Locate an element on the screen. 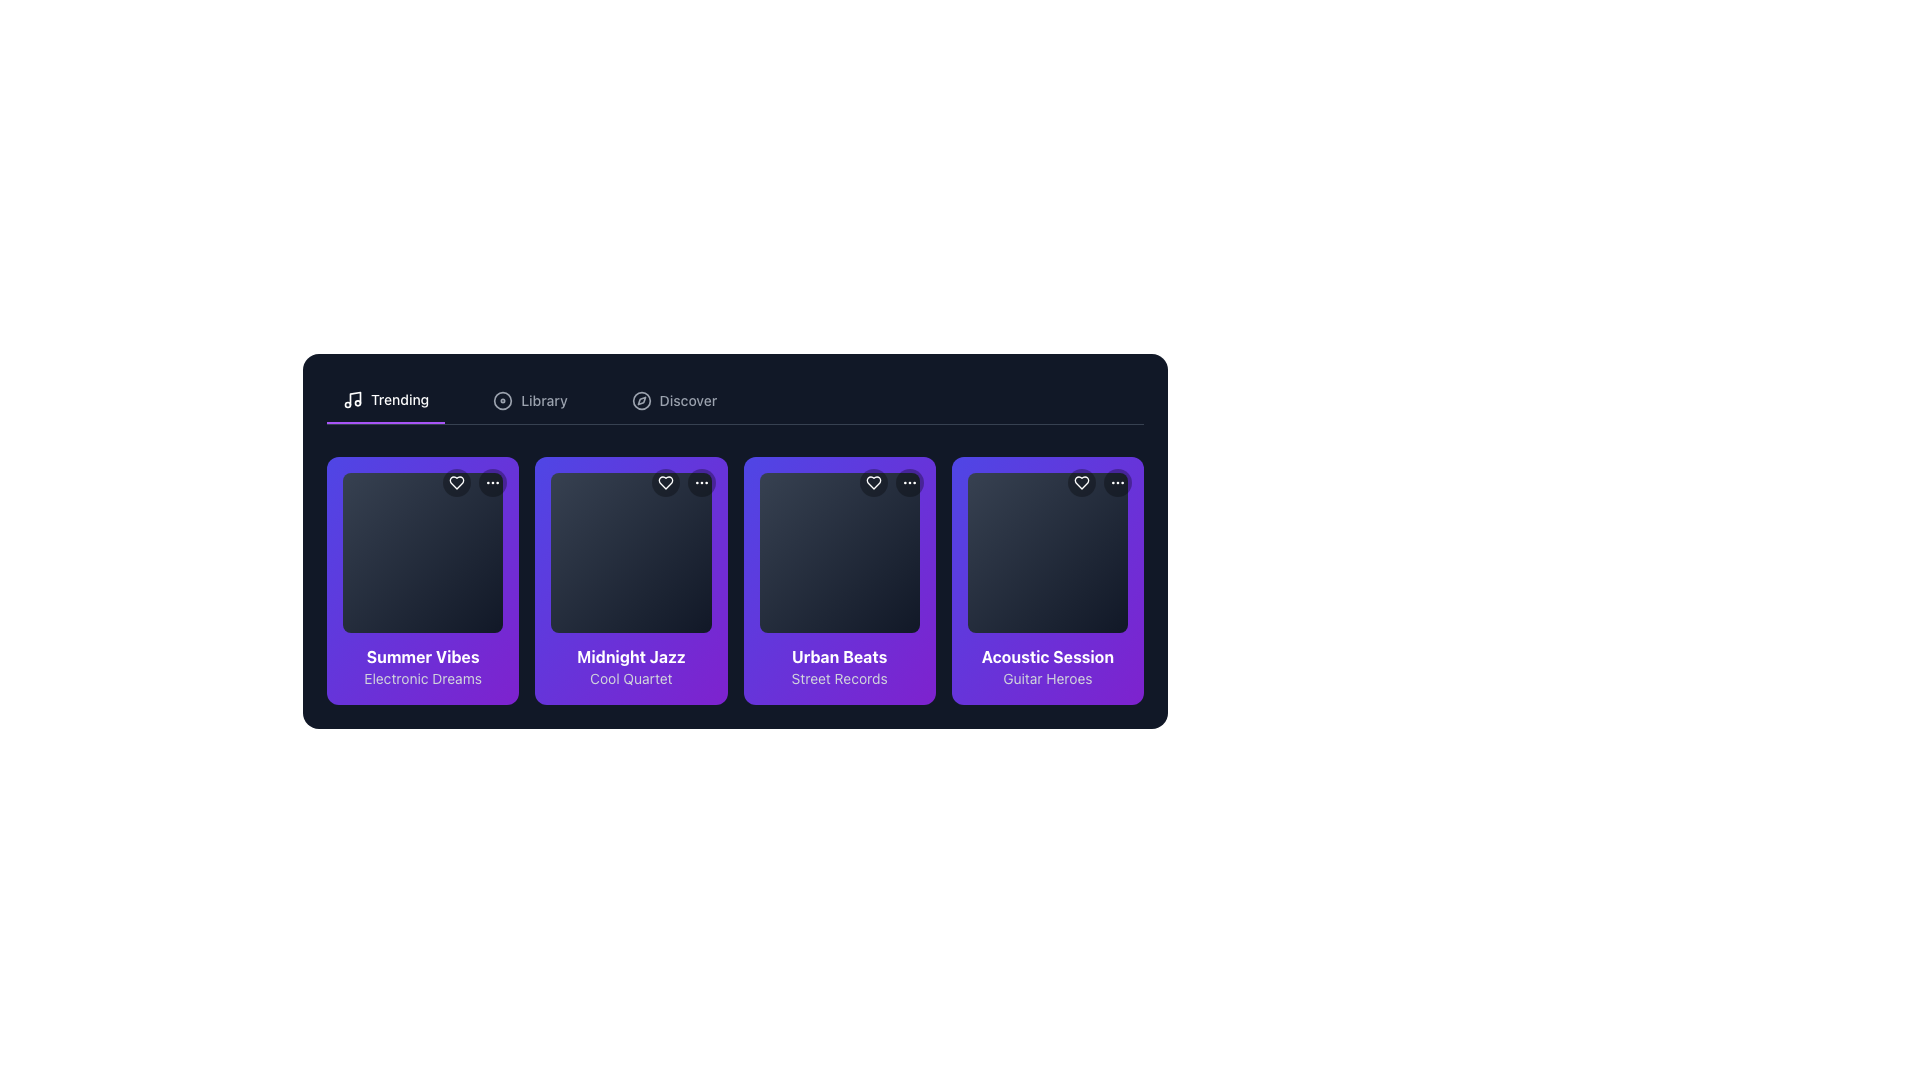 The height and width of the screenshot is (1080, 1920). the 'Discover' button located in the top navigation bar, positioned as the third option to the right of 'Trending' and 'Library' is located at coordinates (674, 401).